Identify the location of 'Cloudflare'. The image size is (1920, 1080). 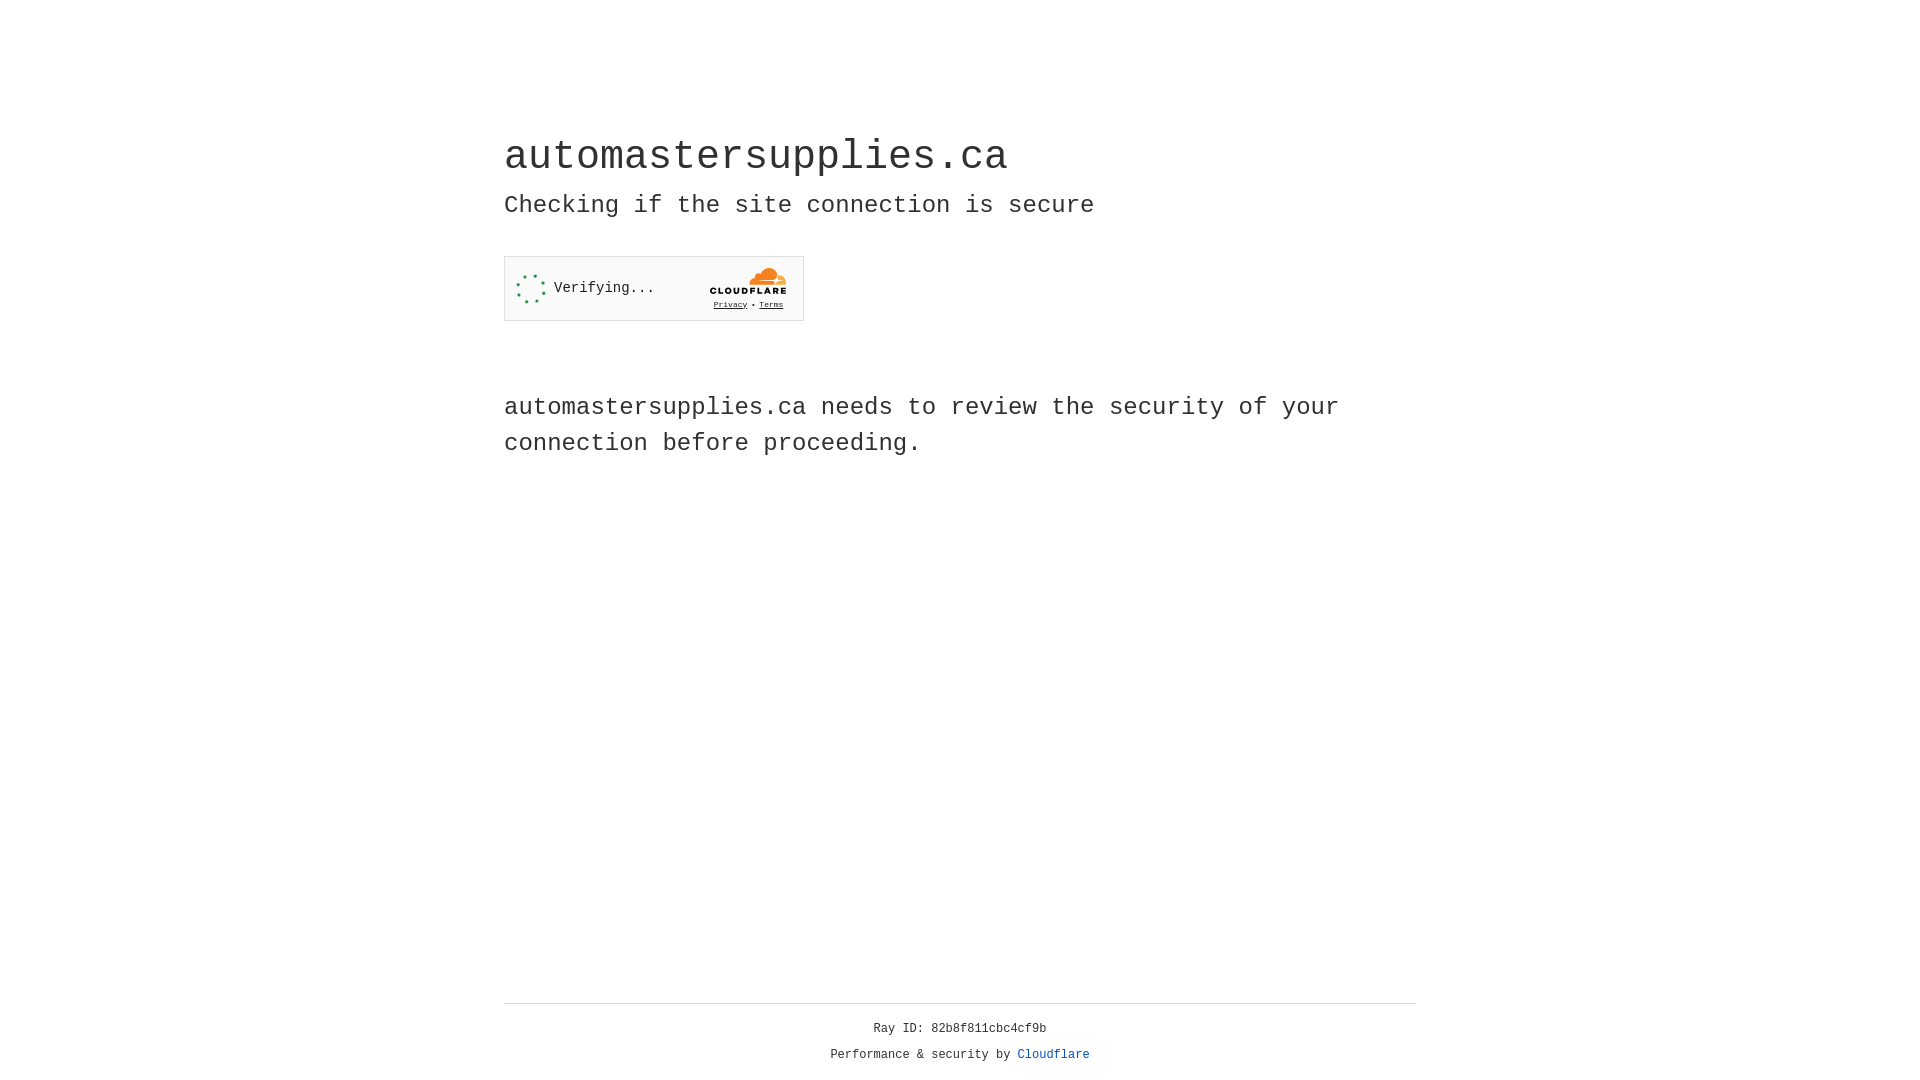
(1053, 1054).